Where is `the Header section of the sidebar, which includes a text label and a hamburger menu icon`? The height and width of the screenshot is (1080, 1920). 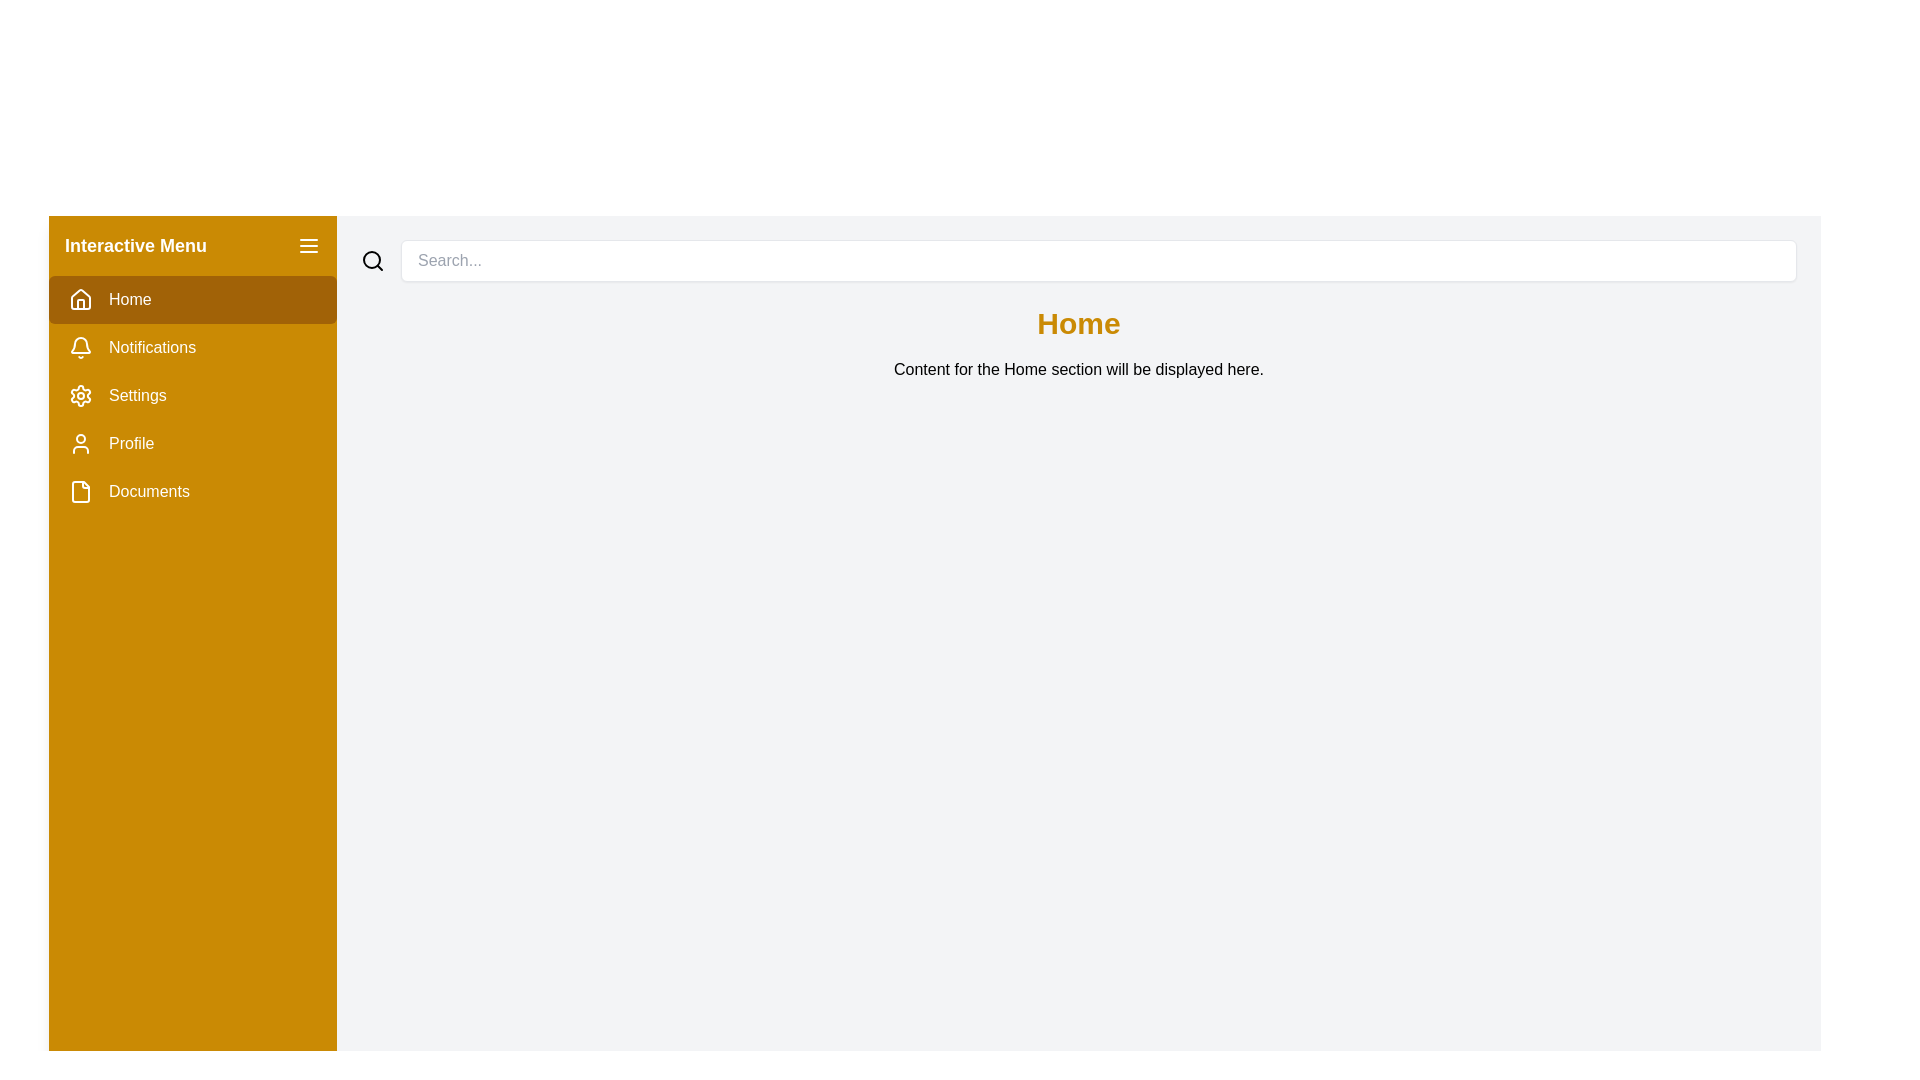
the Header section of the sidebar, which includes a text label and a hamburger menu icon is located at coordinates (192, 245).